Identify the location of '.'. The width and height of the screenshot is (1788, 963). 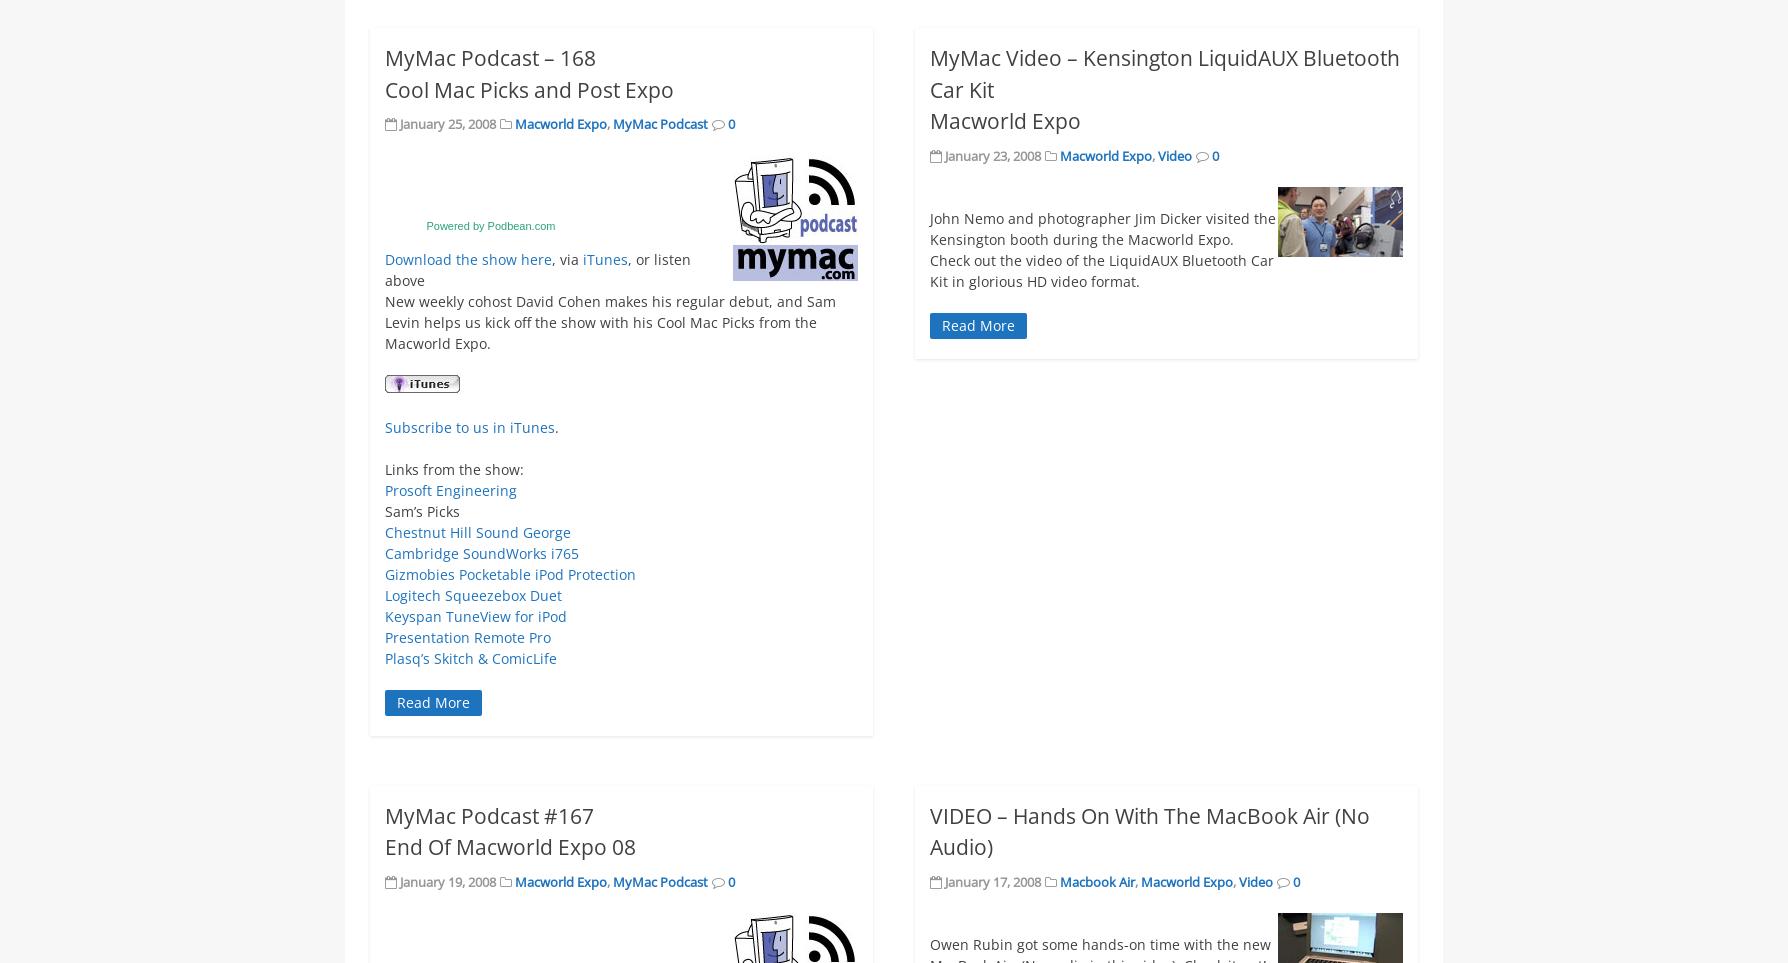
(556, 426).